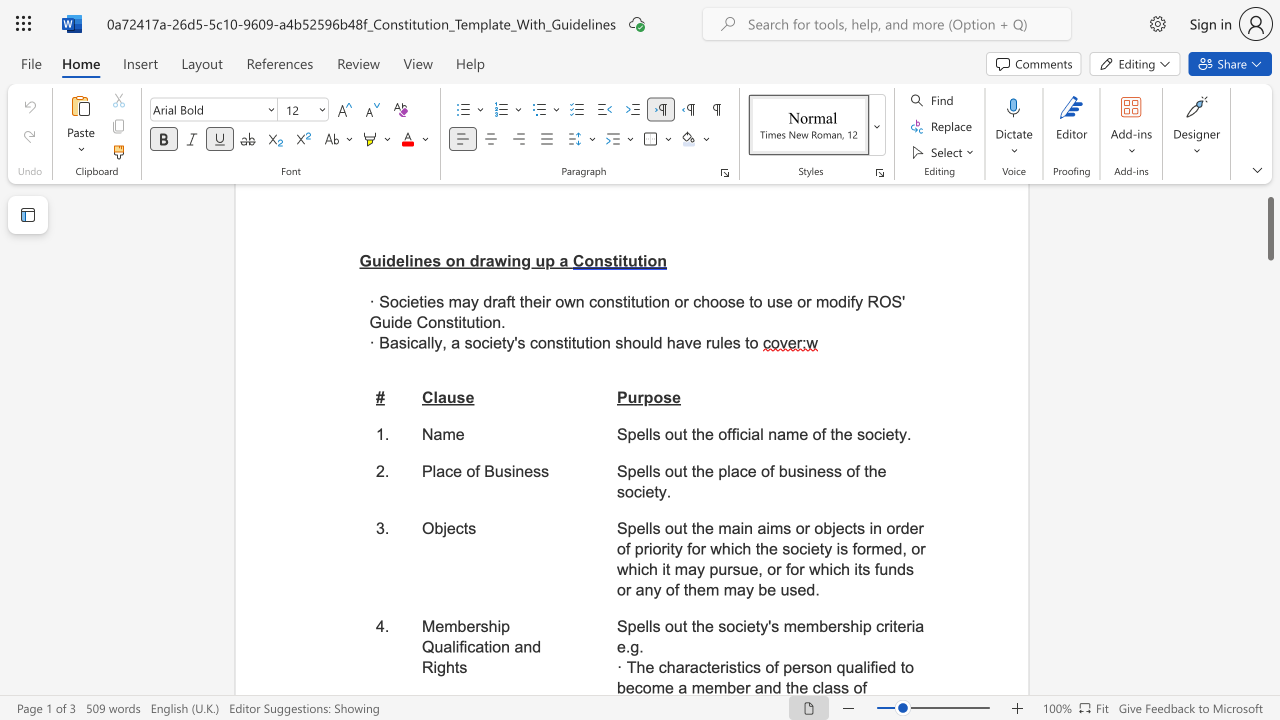  Describe the element at coordinates (1269, 227) in the screenshot. I see `the scrollbar and move up 30 pixels` at that location.